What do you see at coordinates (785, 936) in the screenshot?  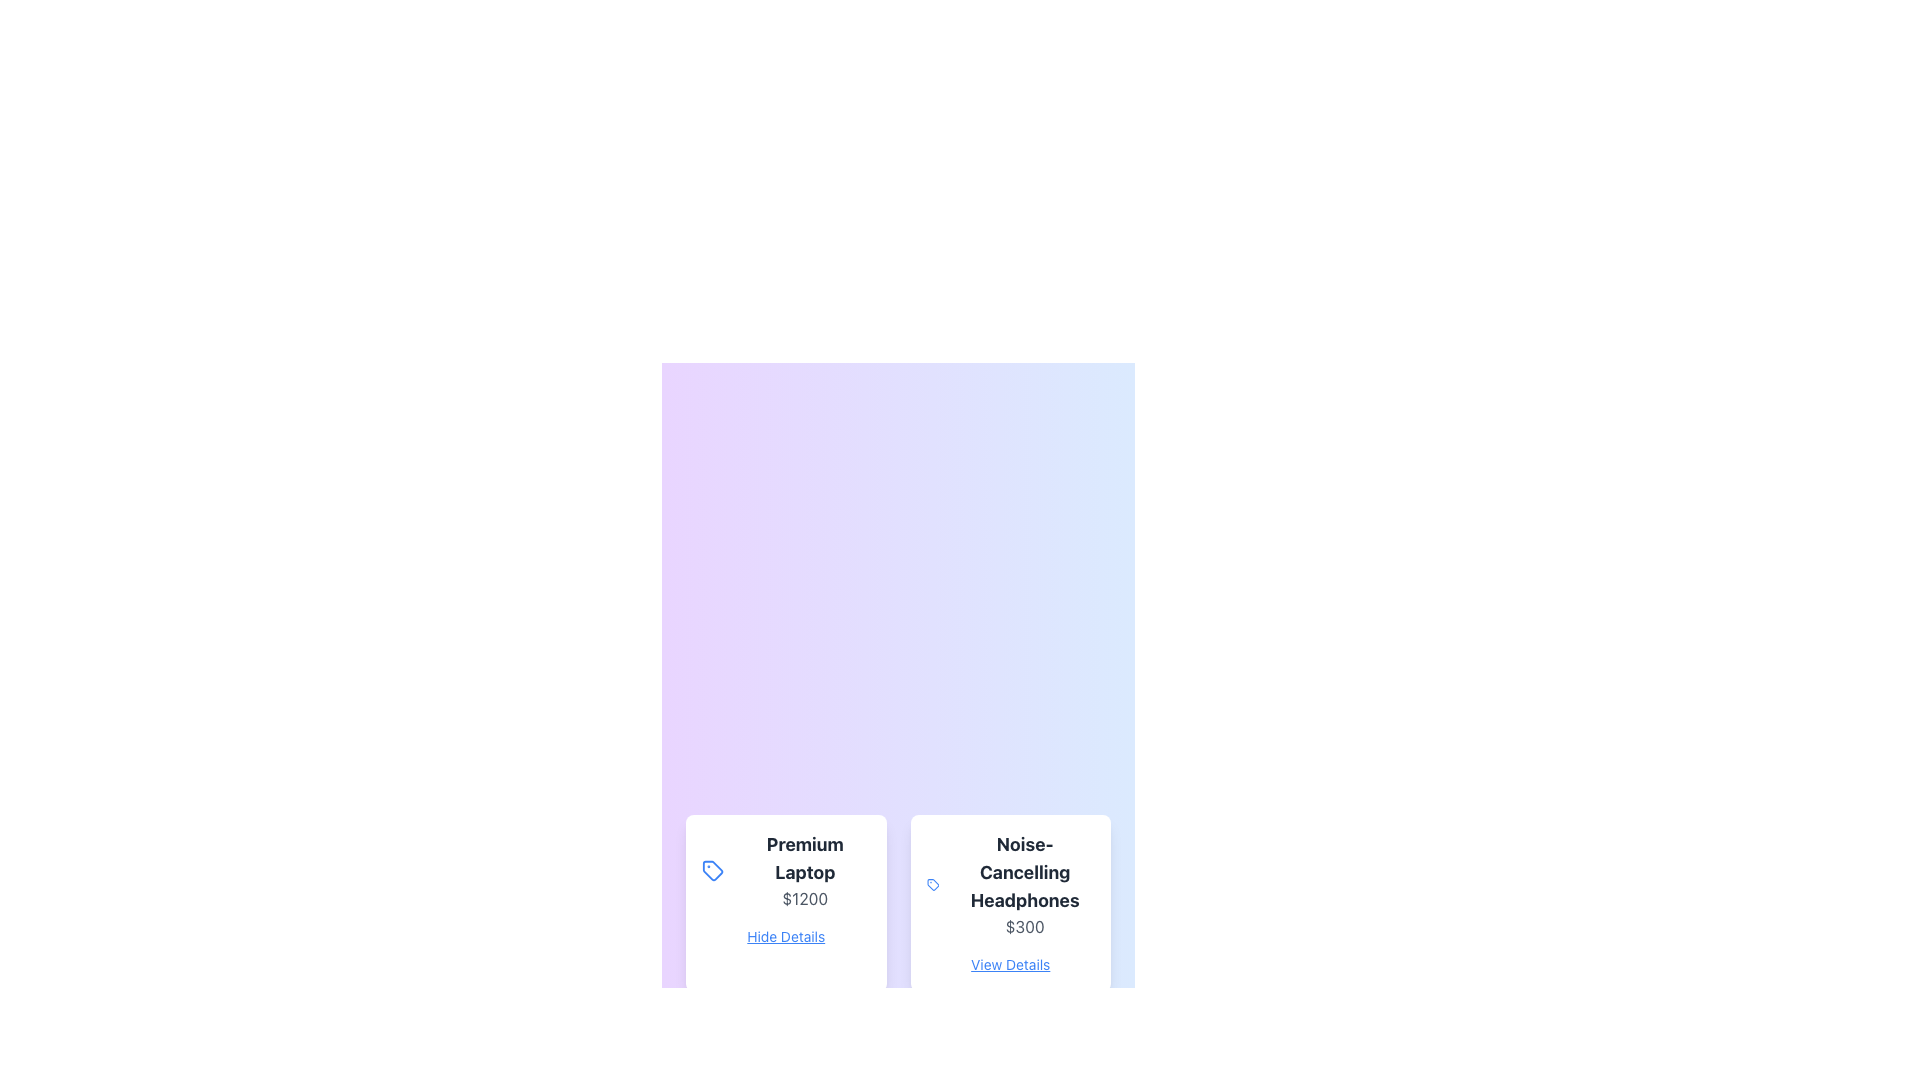 I see `the 'Hide Details' hyperlink styled as interactive text, located at the bottom of the product details card for the 'Premium Laptop'` at bounding box center [785, 936].